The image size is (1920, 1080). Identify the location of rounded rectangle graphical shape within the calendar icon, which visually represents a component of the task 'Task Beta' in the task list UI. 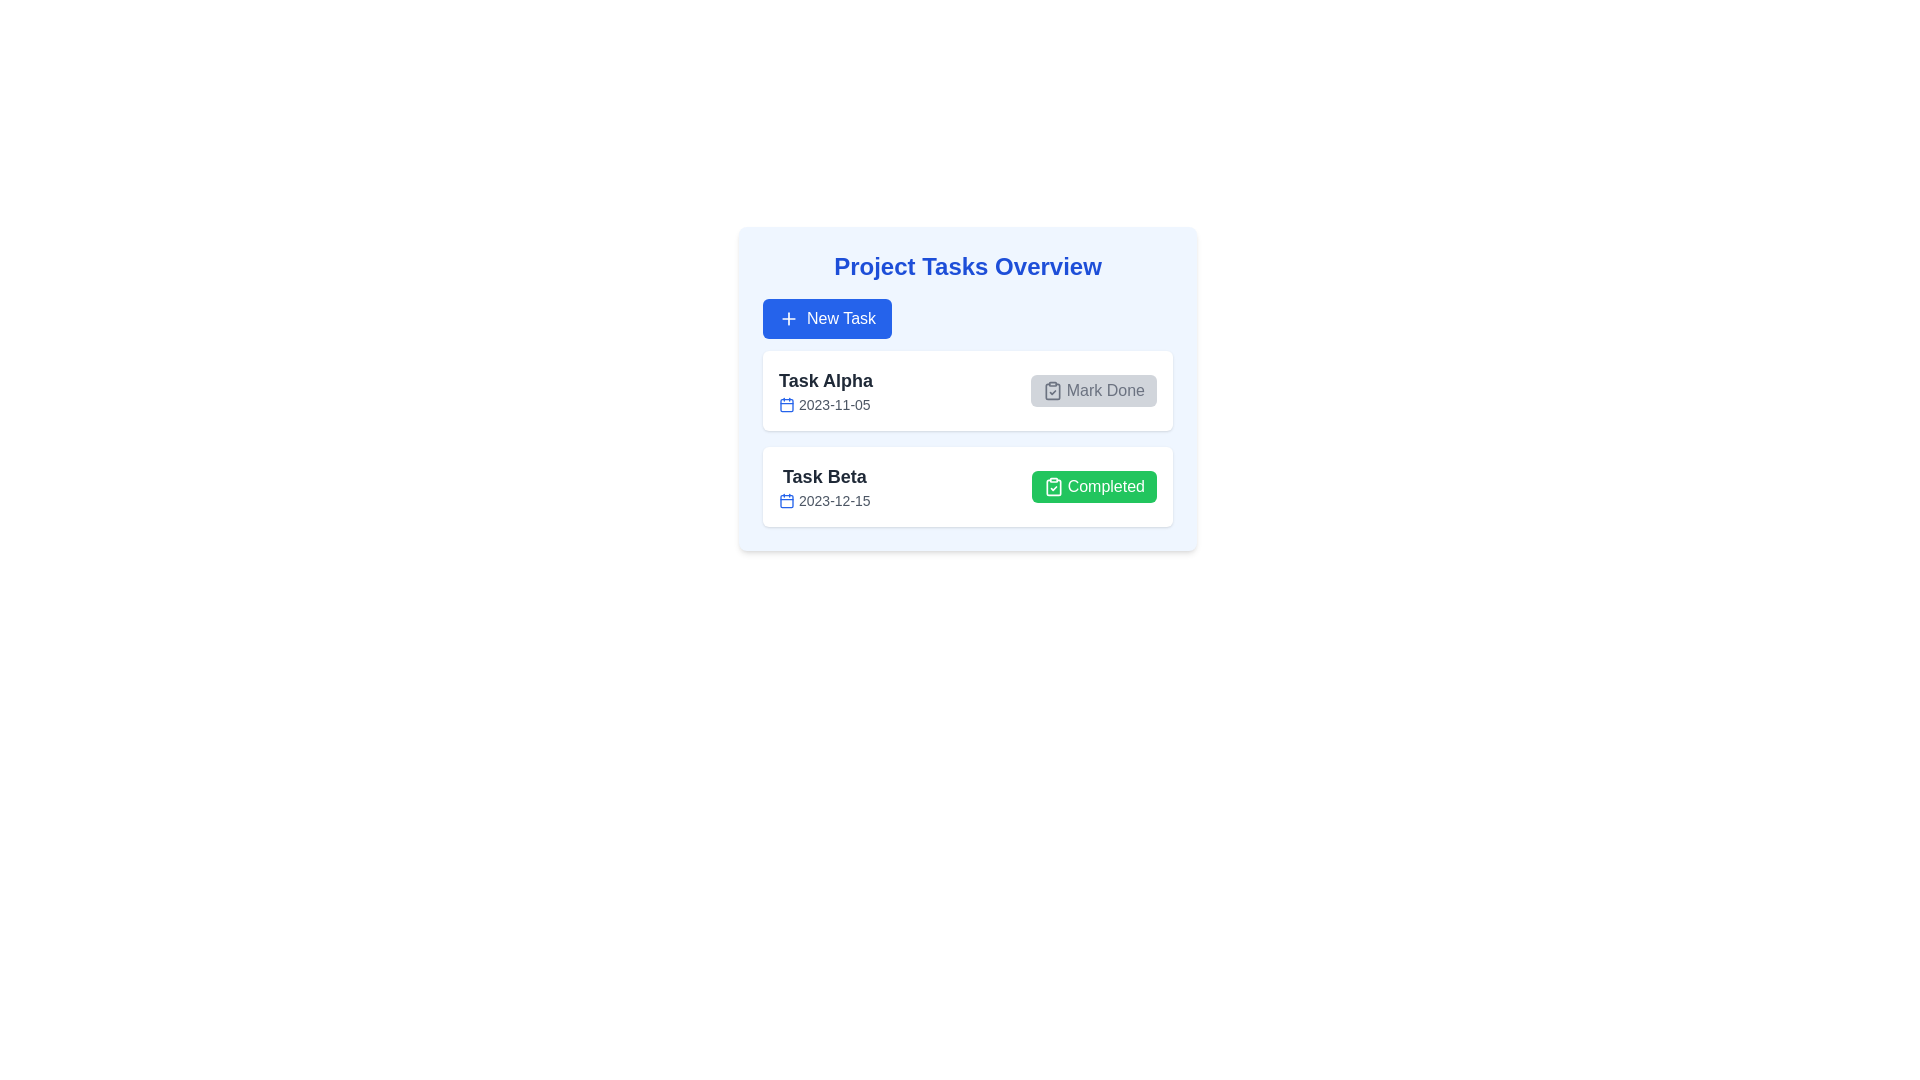
(786, 500).